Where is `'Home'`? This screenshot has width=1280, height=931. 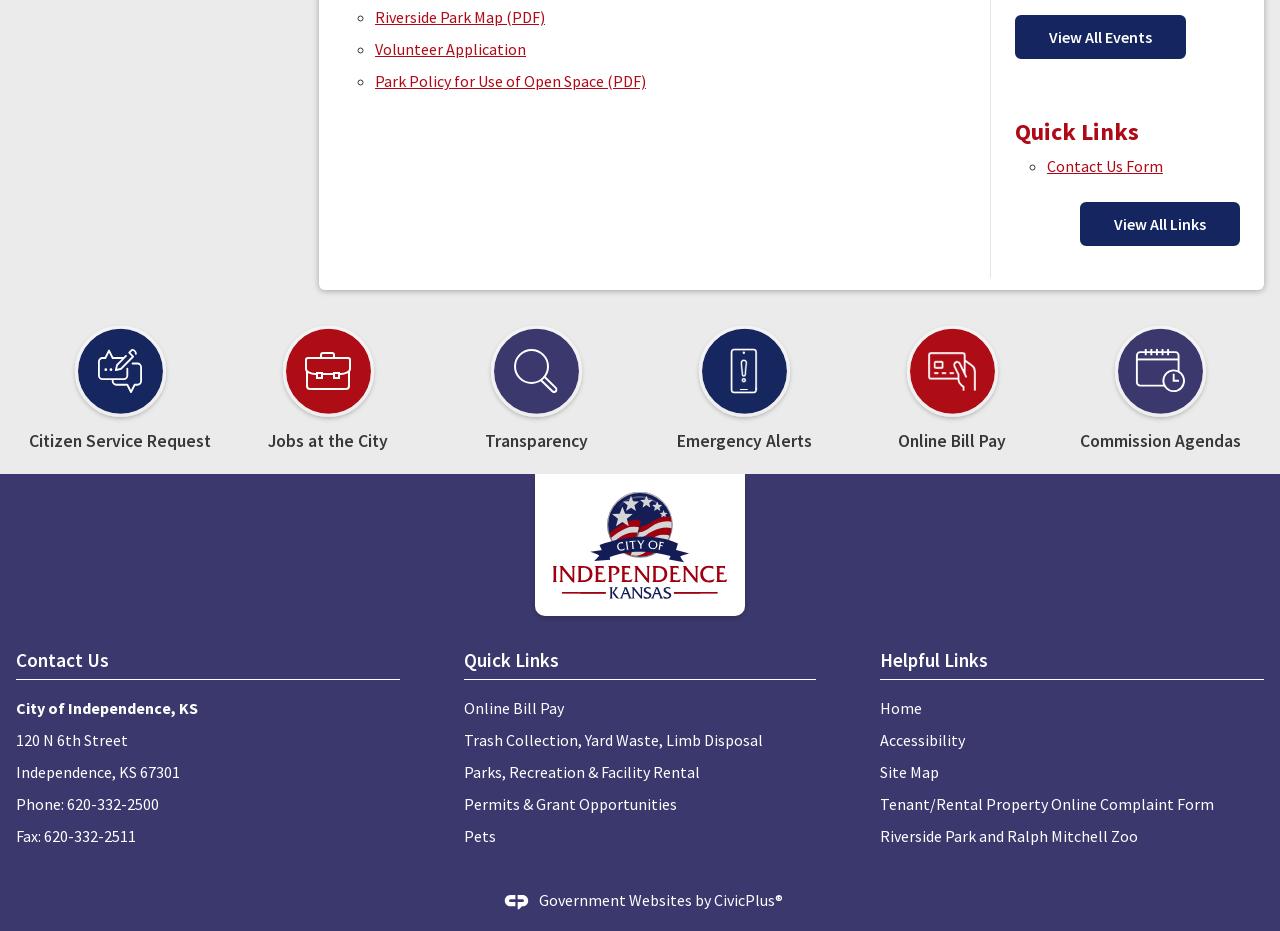 'Home' is located at coordinates (899, 706).